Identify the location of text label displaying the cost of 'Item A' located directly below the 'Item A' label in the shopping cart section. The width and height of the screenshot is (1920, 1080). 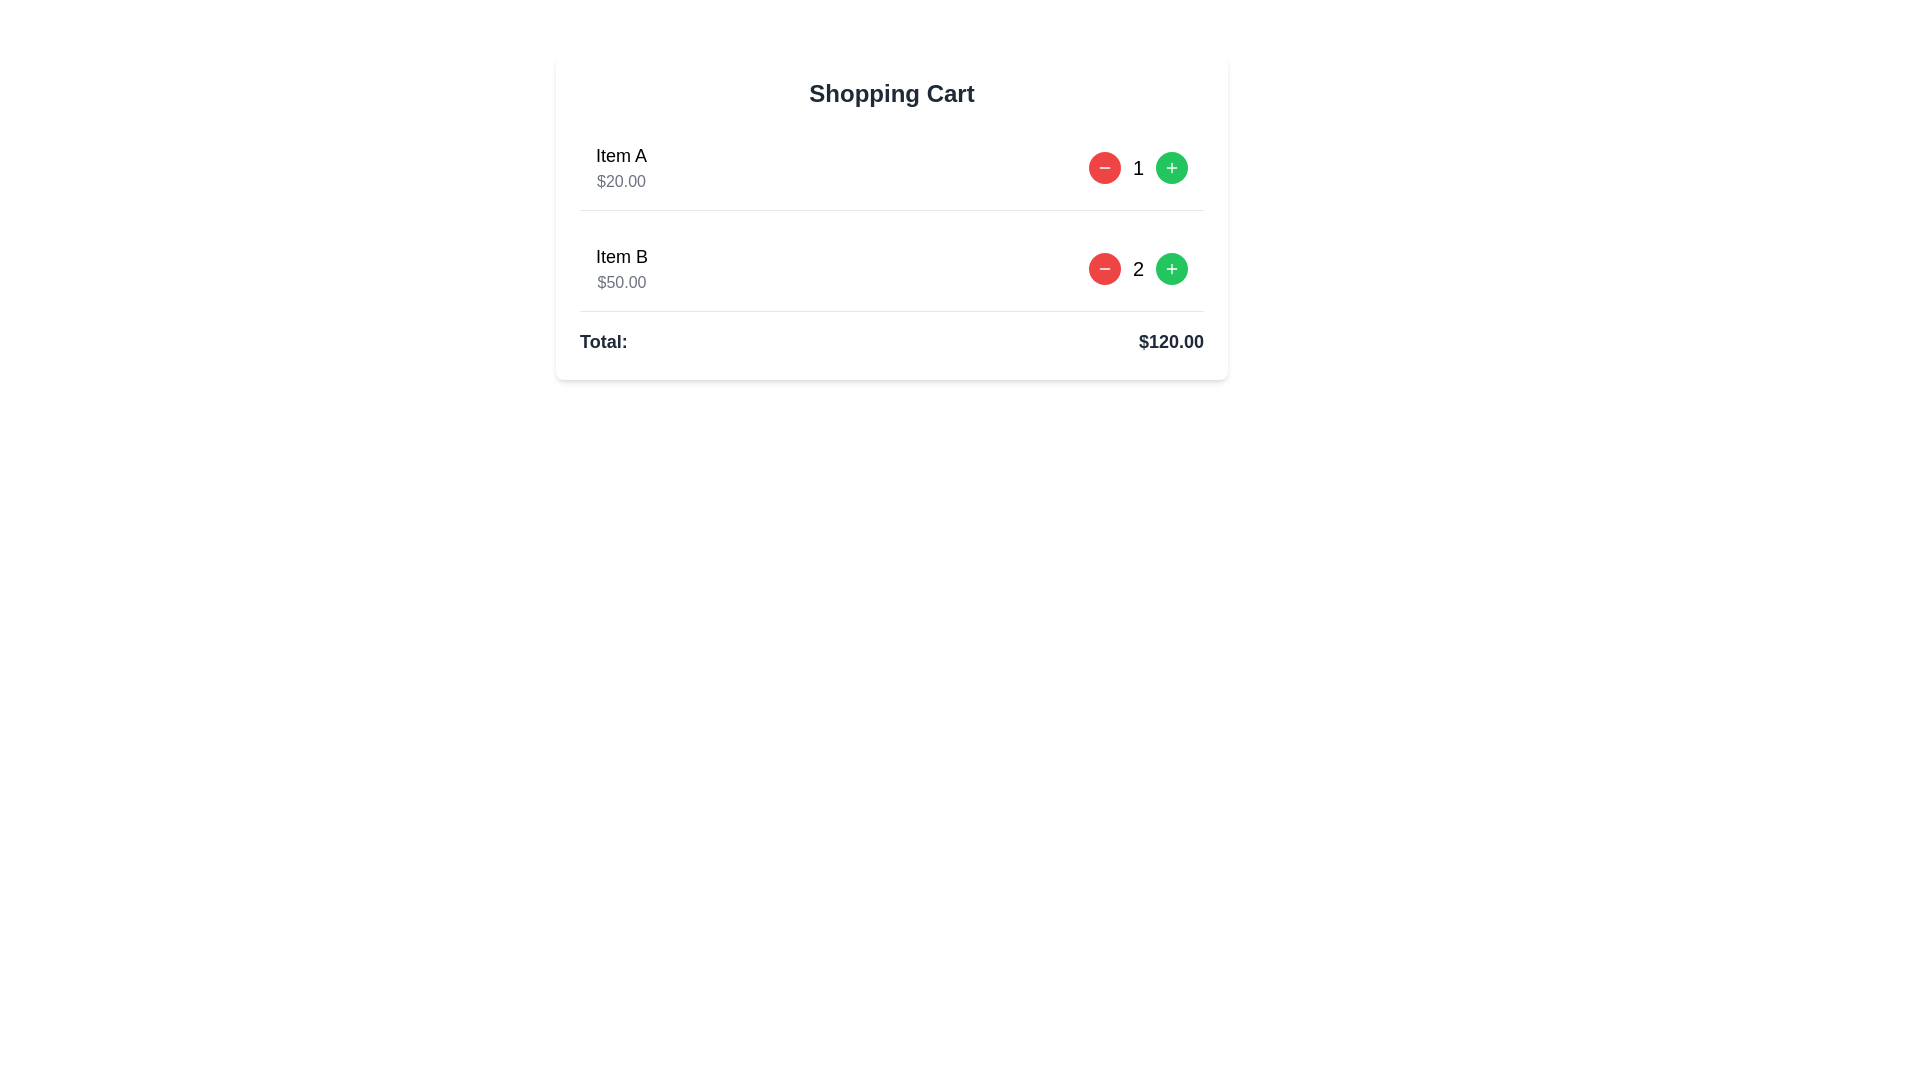
(620, 181).